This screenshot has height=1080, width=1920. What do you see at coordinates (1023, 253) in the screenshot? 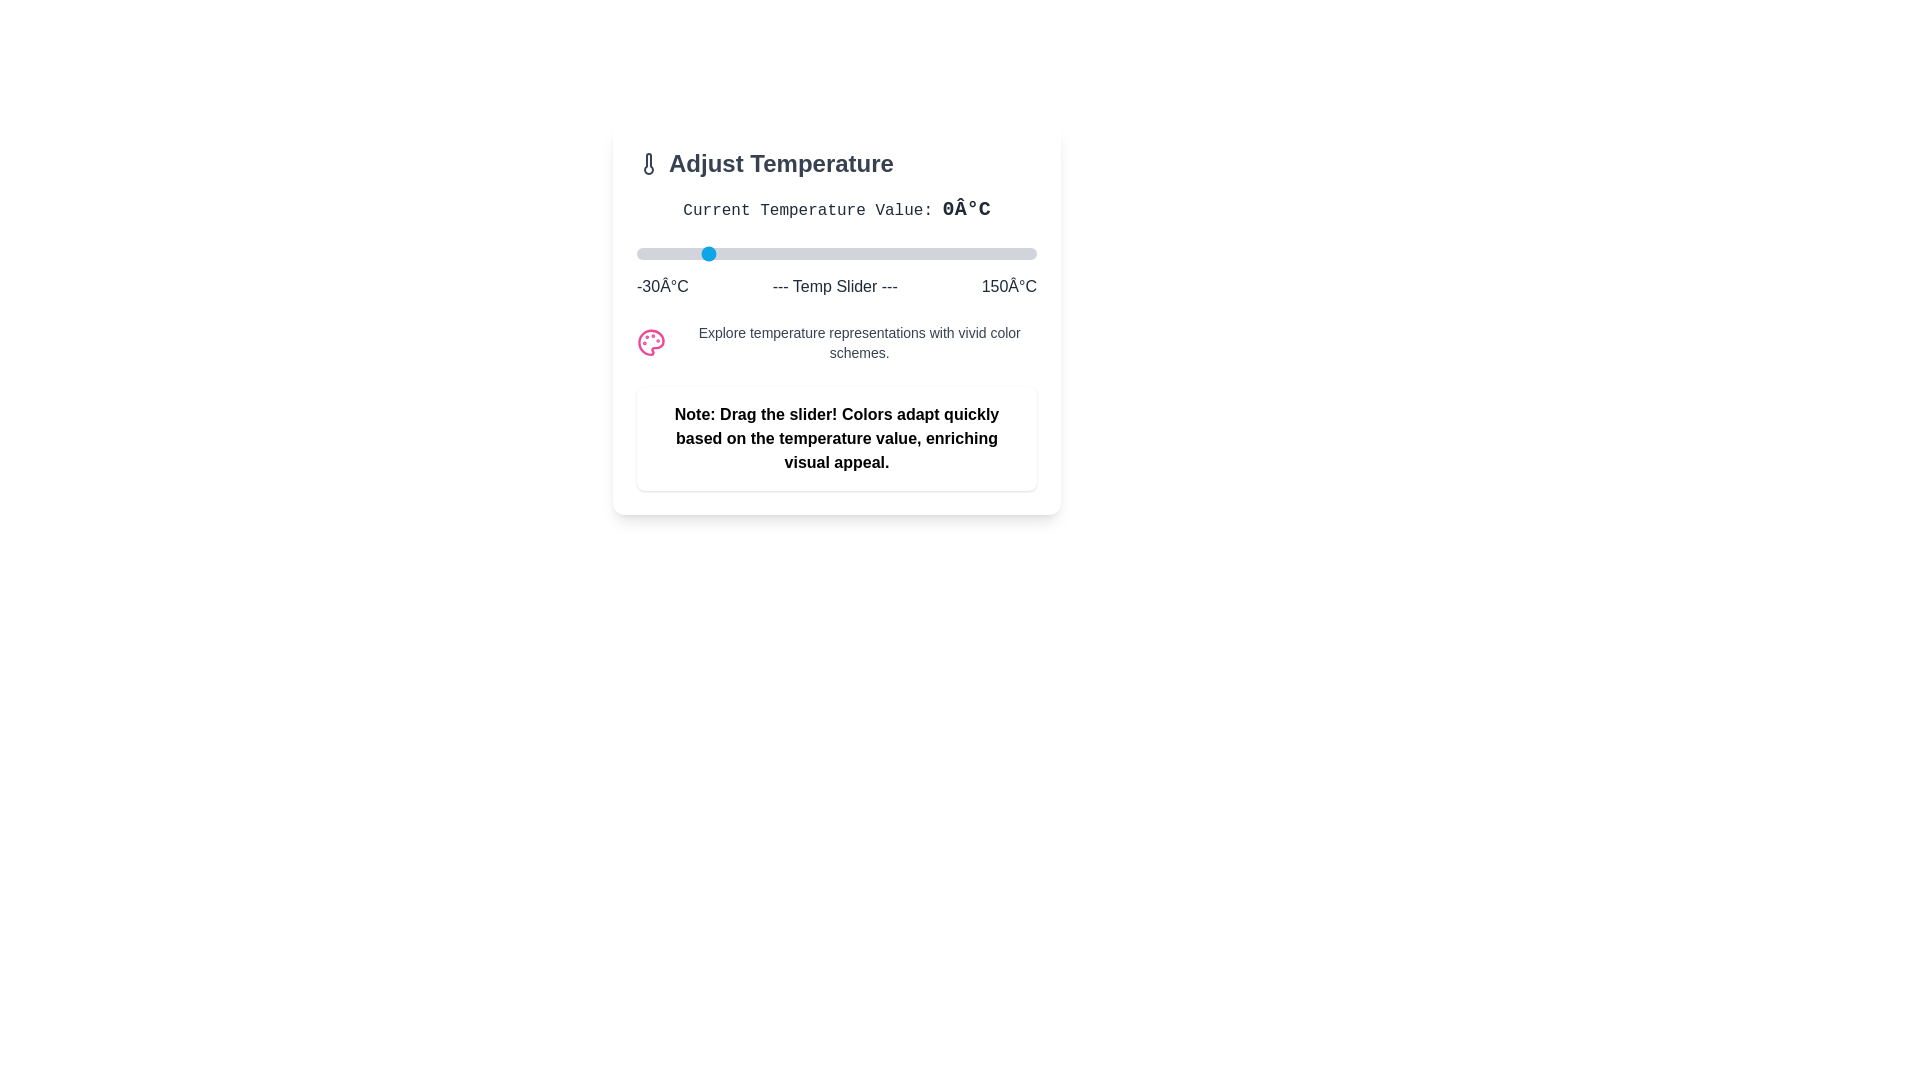
I see `the temperature slider to set the temperature to 144°C` at bounding box center [1023, 253].